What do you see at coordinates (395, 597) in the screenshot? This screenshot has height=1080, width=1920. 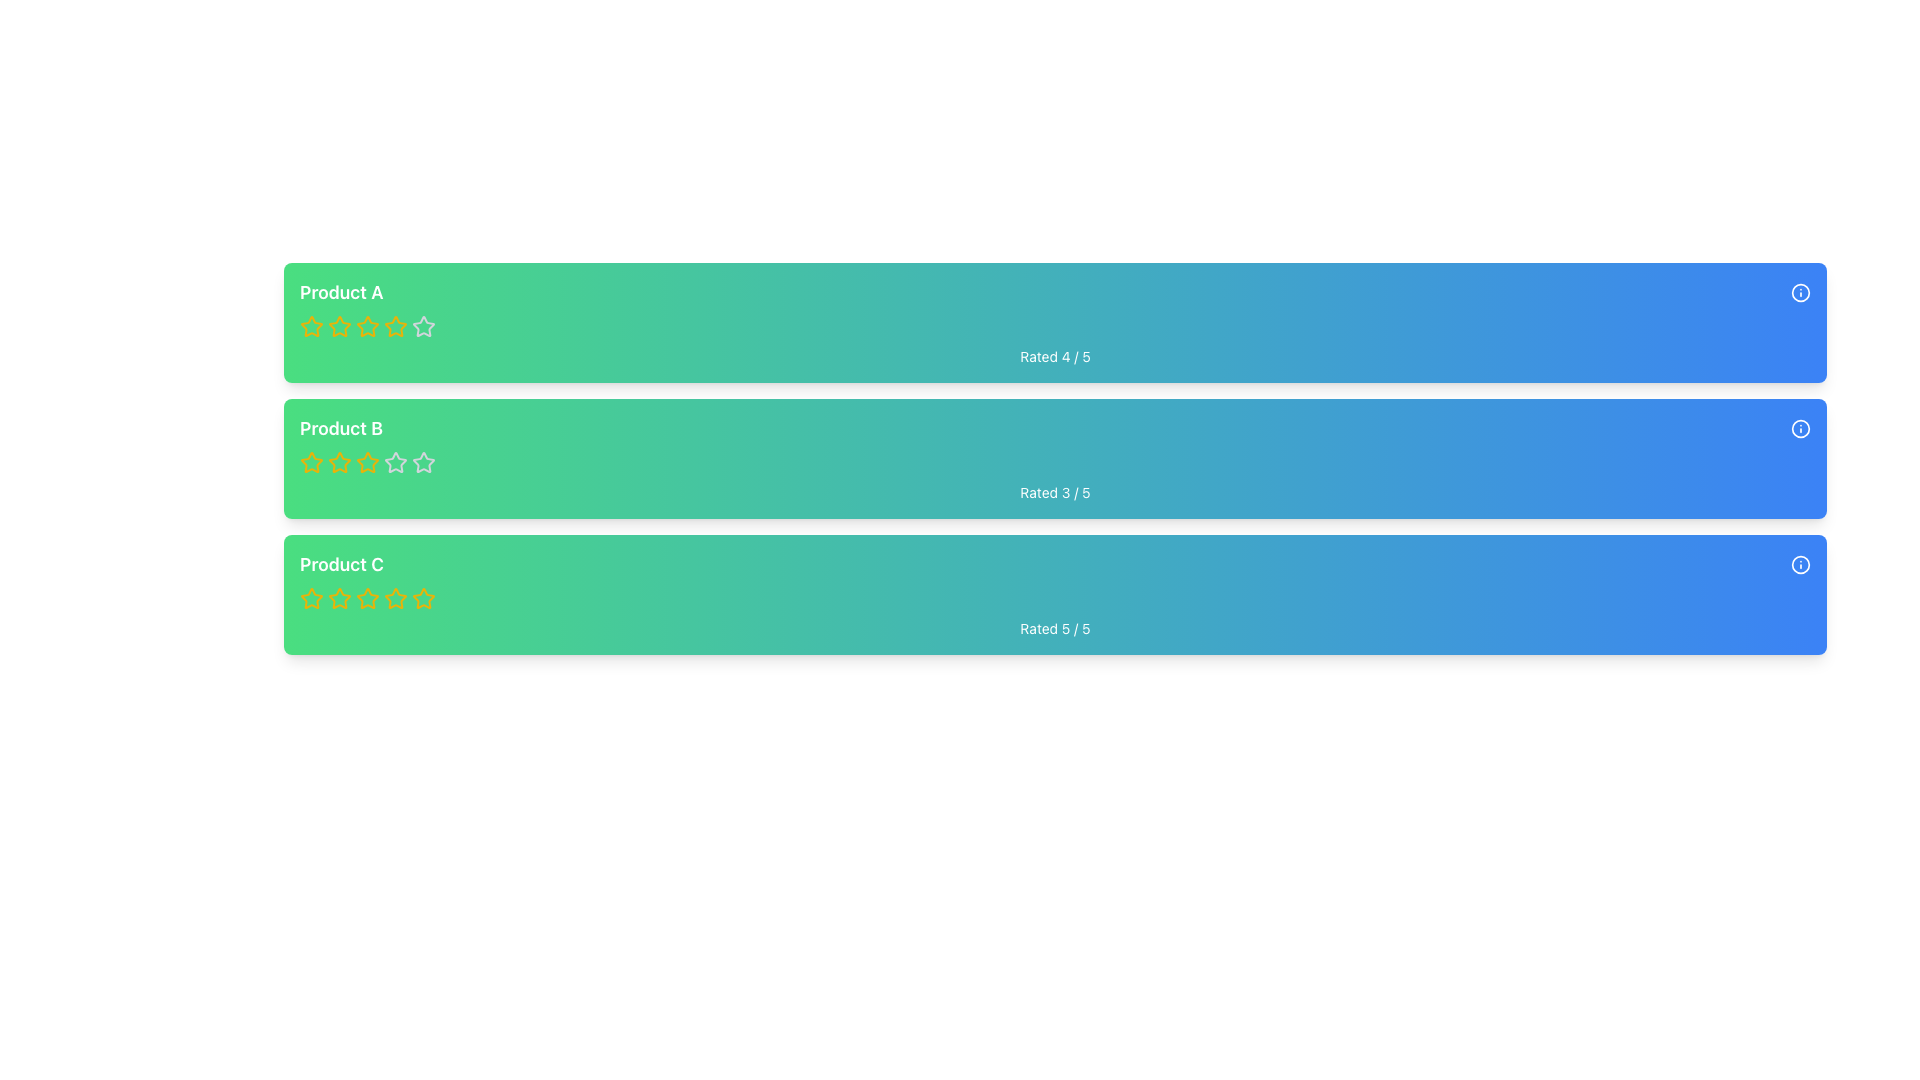 I see `the second rating star for Product C, which is a star-shaped icon with a yellow outline on a green background, located` at bounding box center [395, 597].